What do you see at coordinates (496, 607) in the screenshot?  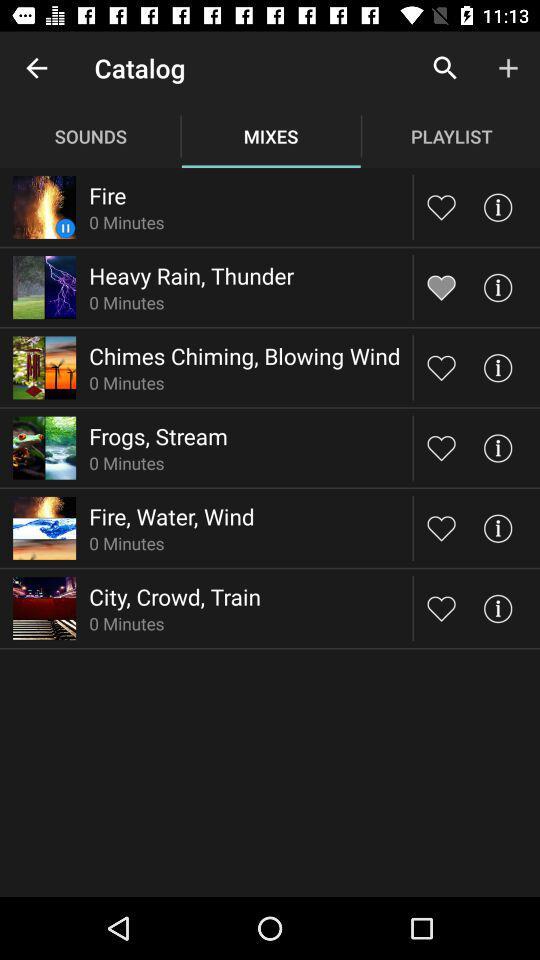 I see `sound information` at bounding box center [496, 607].